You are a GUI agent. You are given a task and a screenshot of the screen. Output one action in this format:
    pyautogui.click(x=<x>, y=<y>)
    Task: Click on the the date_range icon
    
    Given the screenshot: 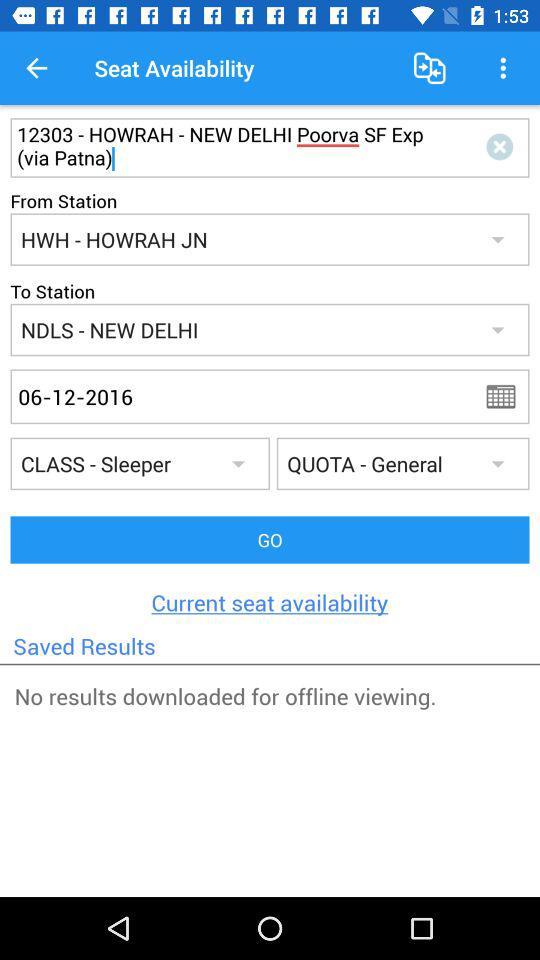 What is the action you would take?
    pyautogui.click(x=507, y=395)
    